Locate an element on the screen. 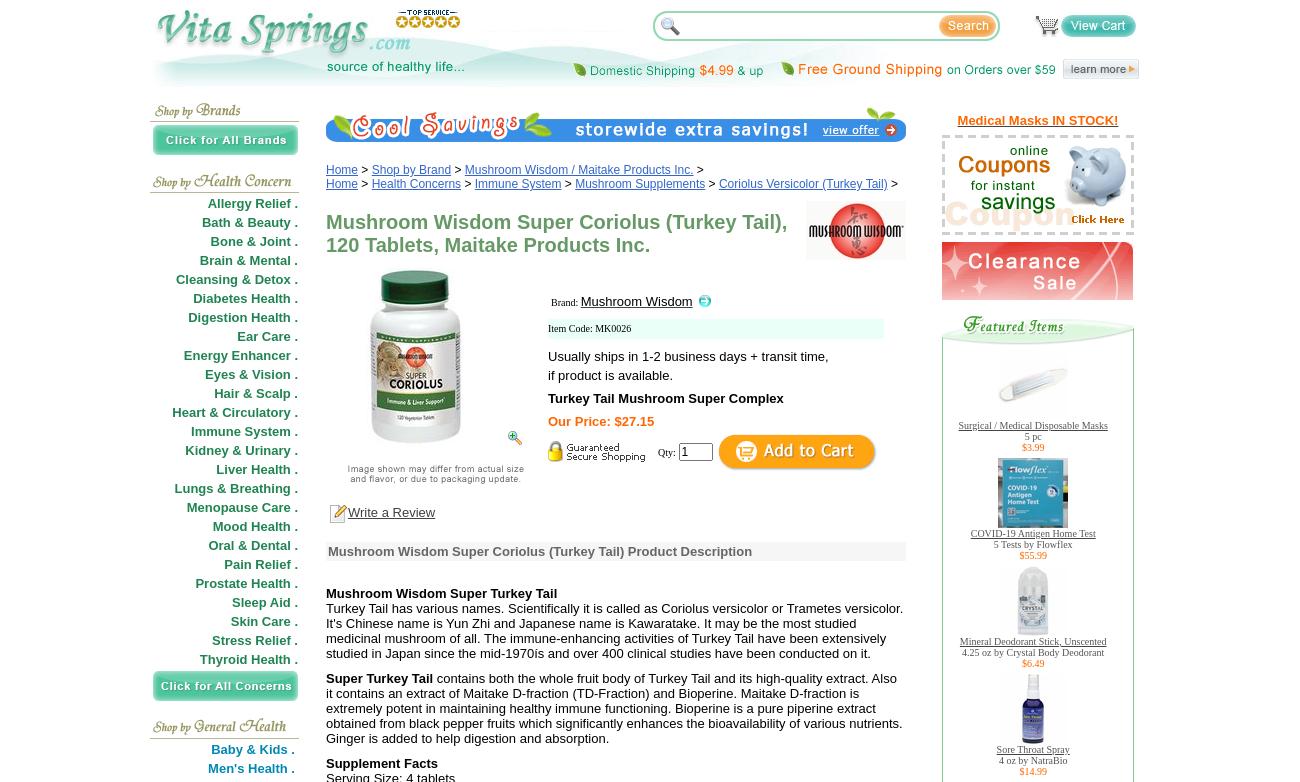  'Mushroom Wisdom Super Coriolus (Turkey Tail) Product Description' is located at coordinates (540, 551).